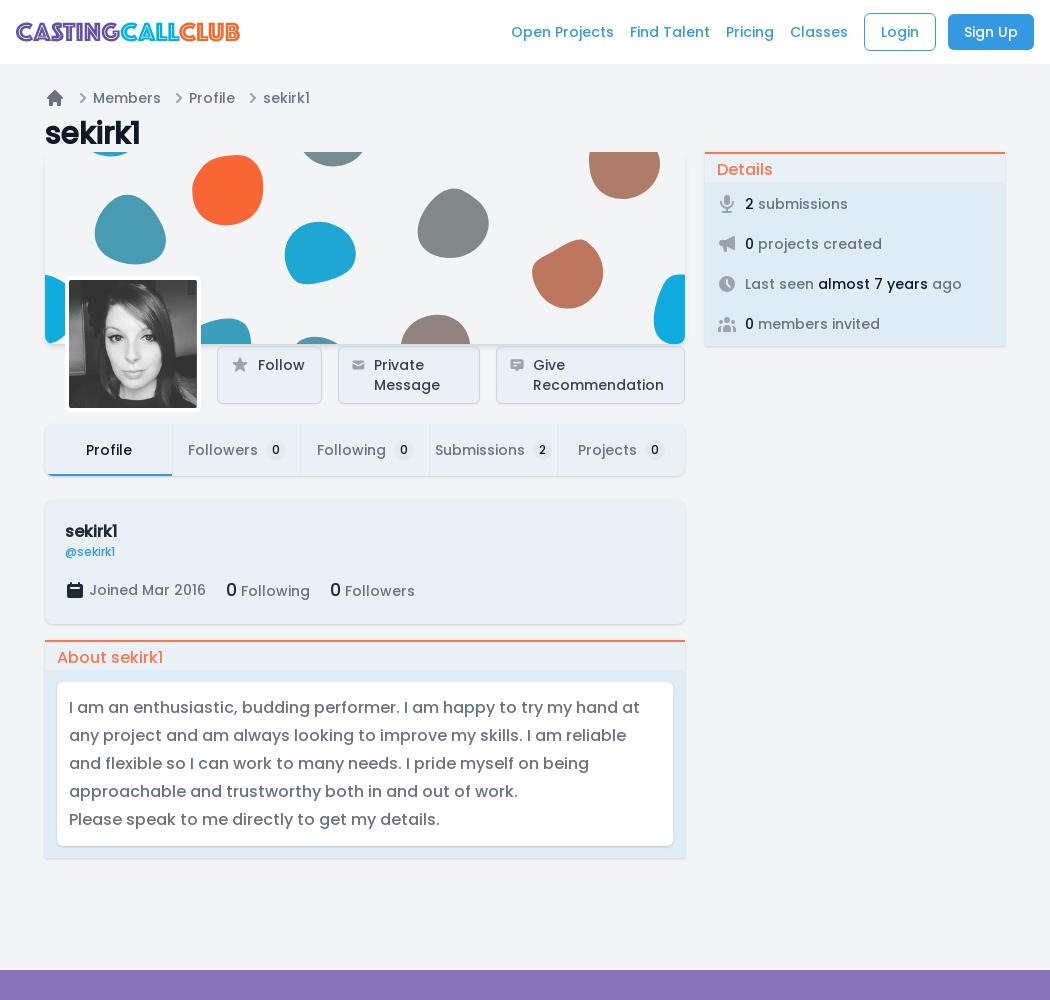 This screenshot has width=1050, height=1000. Describe the element at coordinates (898, 32) in the screenshot. I see `'Login'` at that location.